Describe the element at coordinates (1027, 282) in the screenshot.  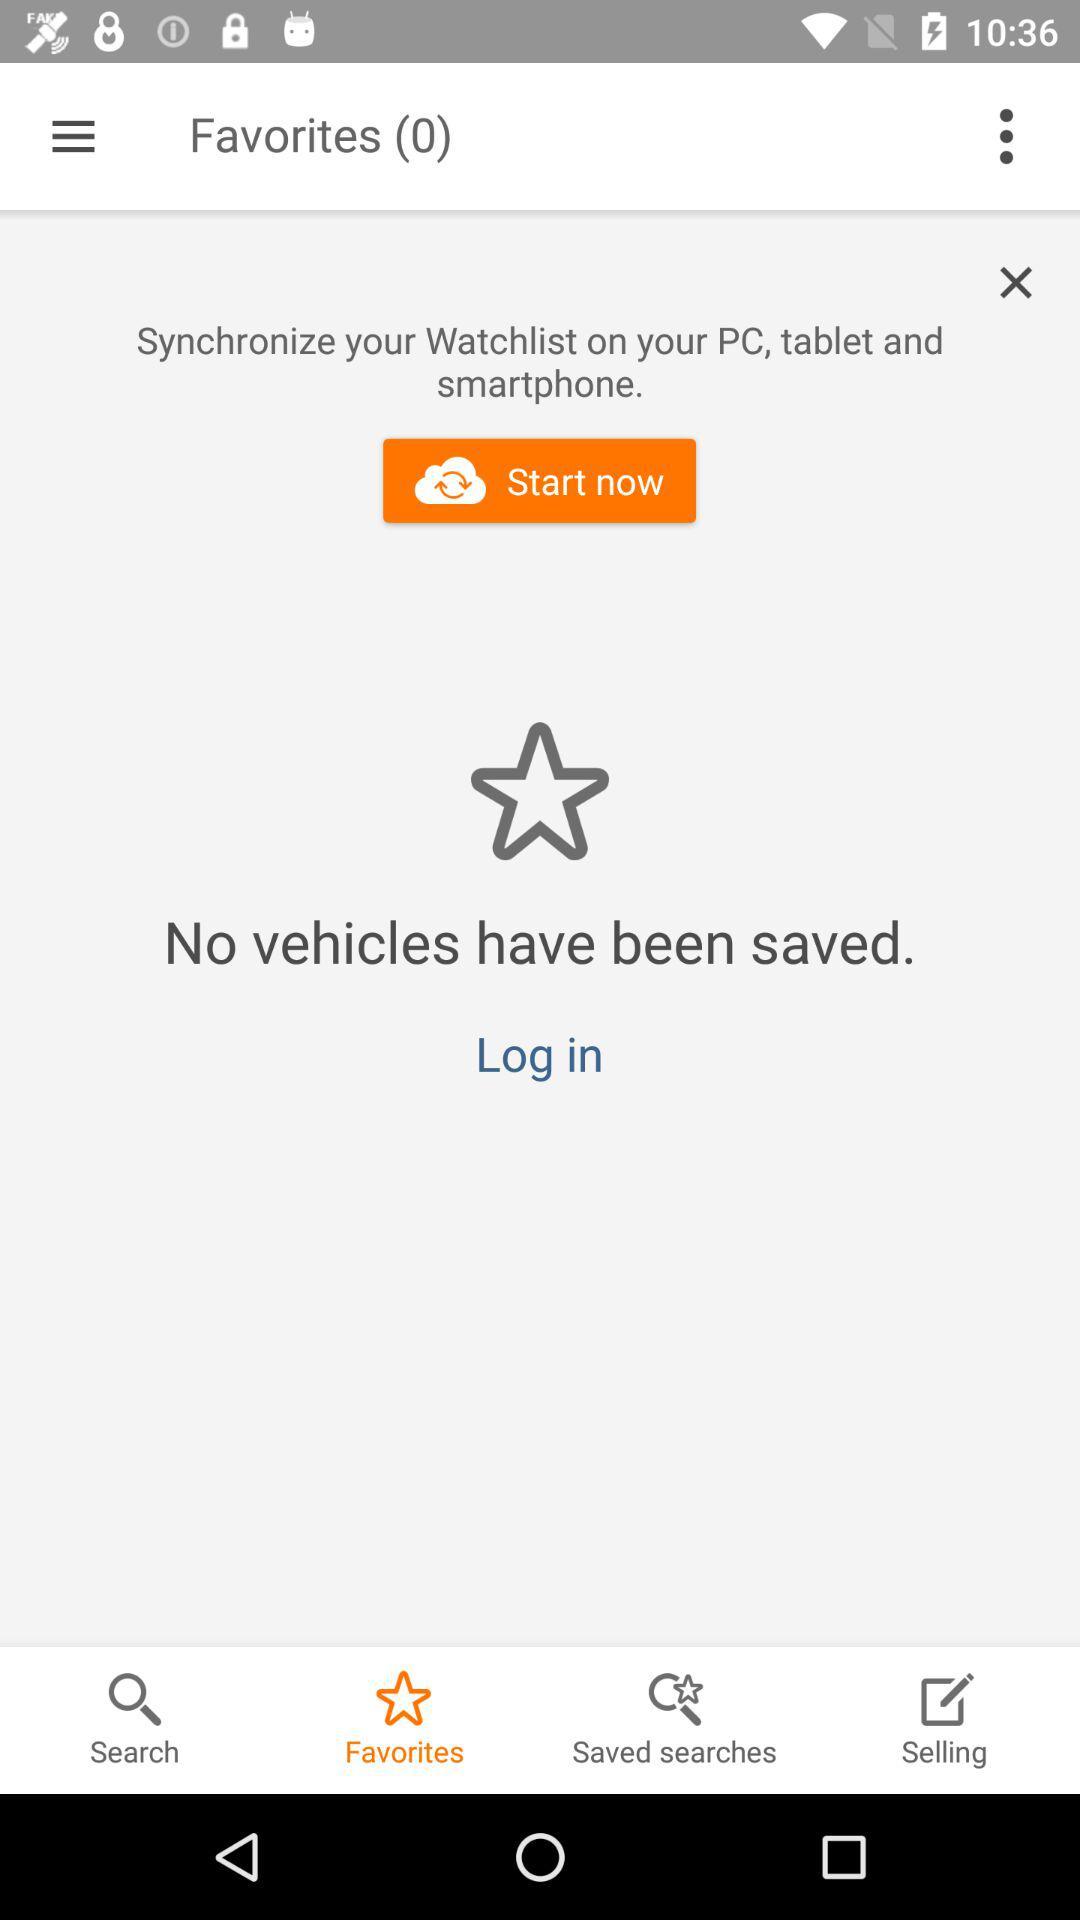
I see `icon above the synchronize your watchlist icon` at that location.